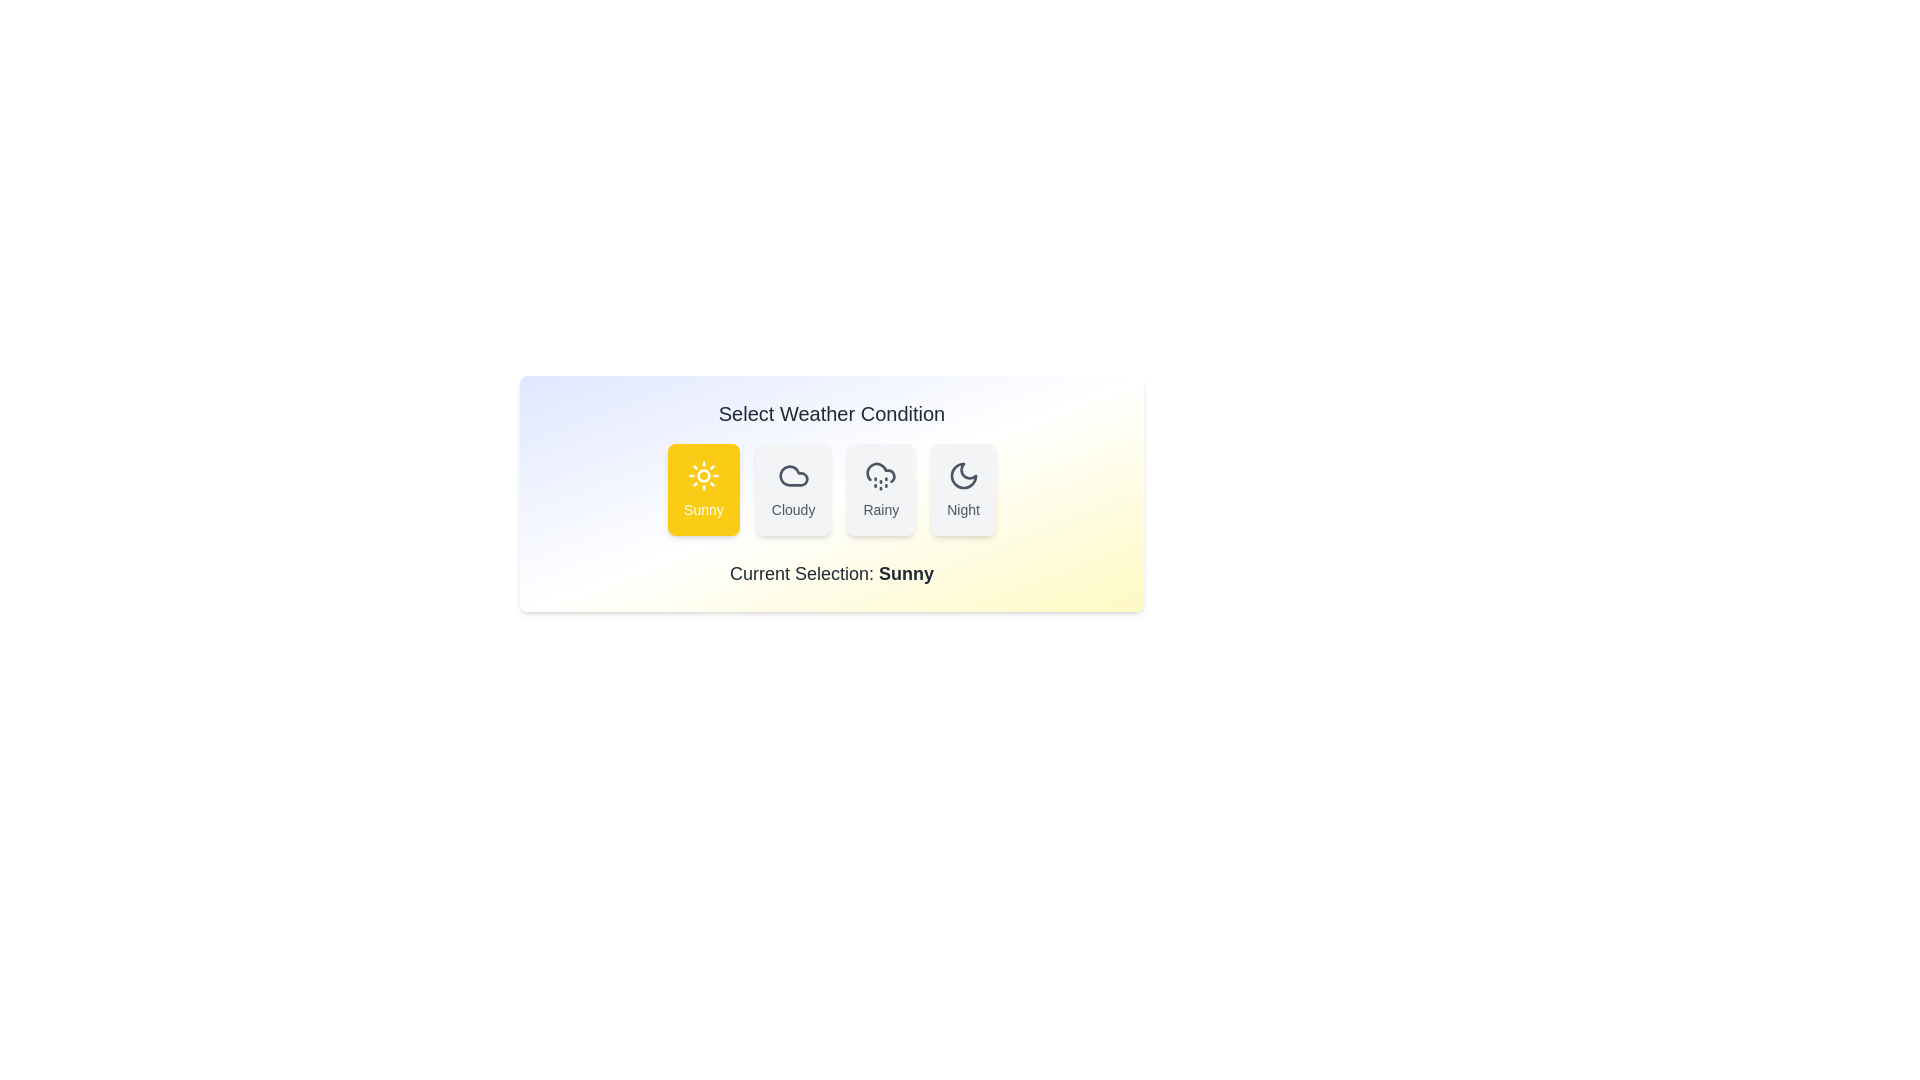 The image size is (1920, 1080). What do you see at coordinates (880, 489) in the screenshot?
I see `the weather button Rainy to observe its hover effect` at bounding box center [880, 489].